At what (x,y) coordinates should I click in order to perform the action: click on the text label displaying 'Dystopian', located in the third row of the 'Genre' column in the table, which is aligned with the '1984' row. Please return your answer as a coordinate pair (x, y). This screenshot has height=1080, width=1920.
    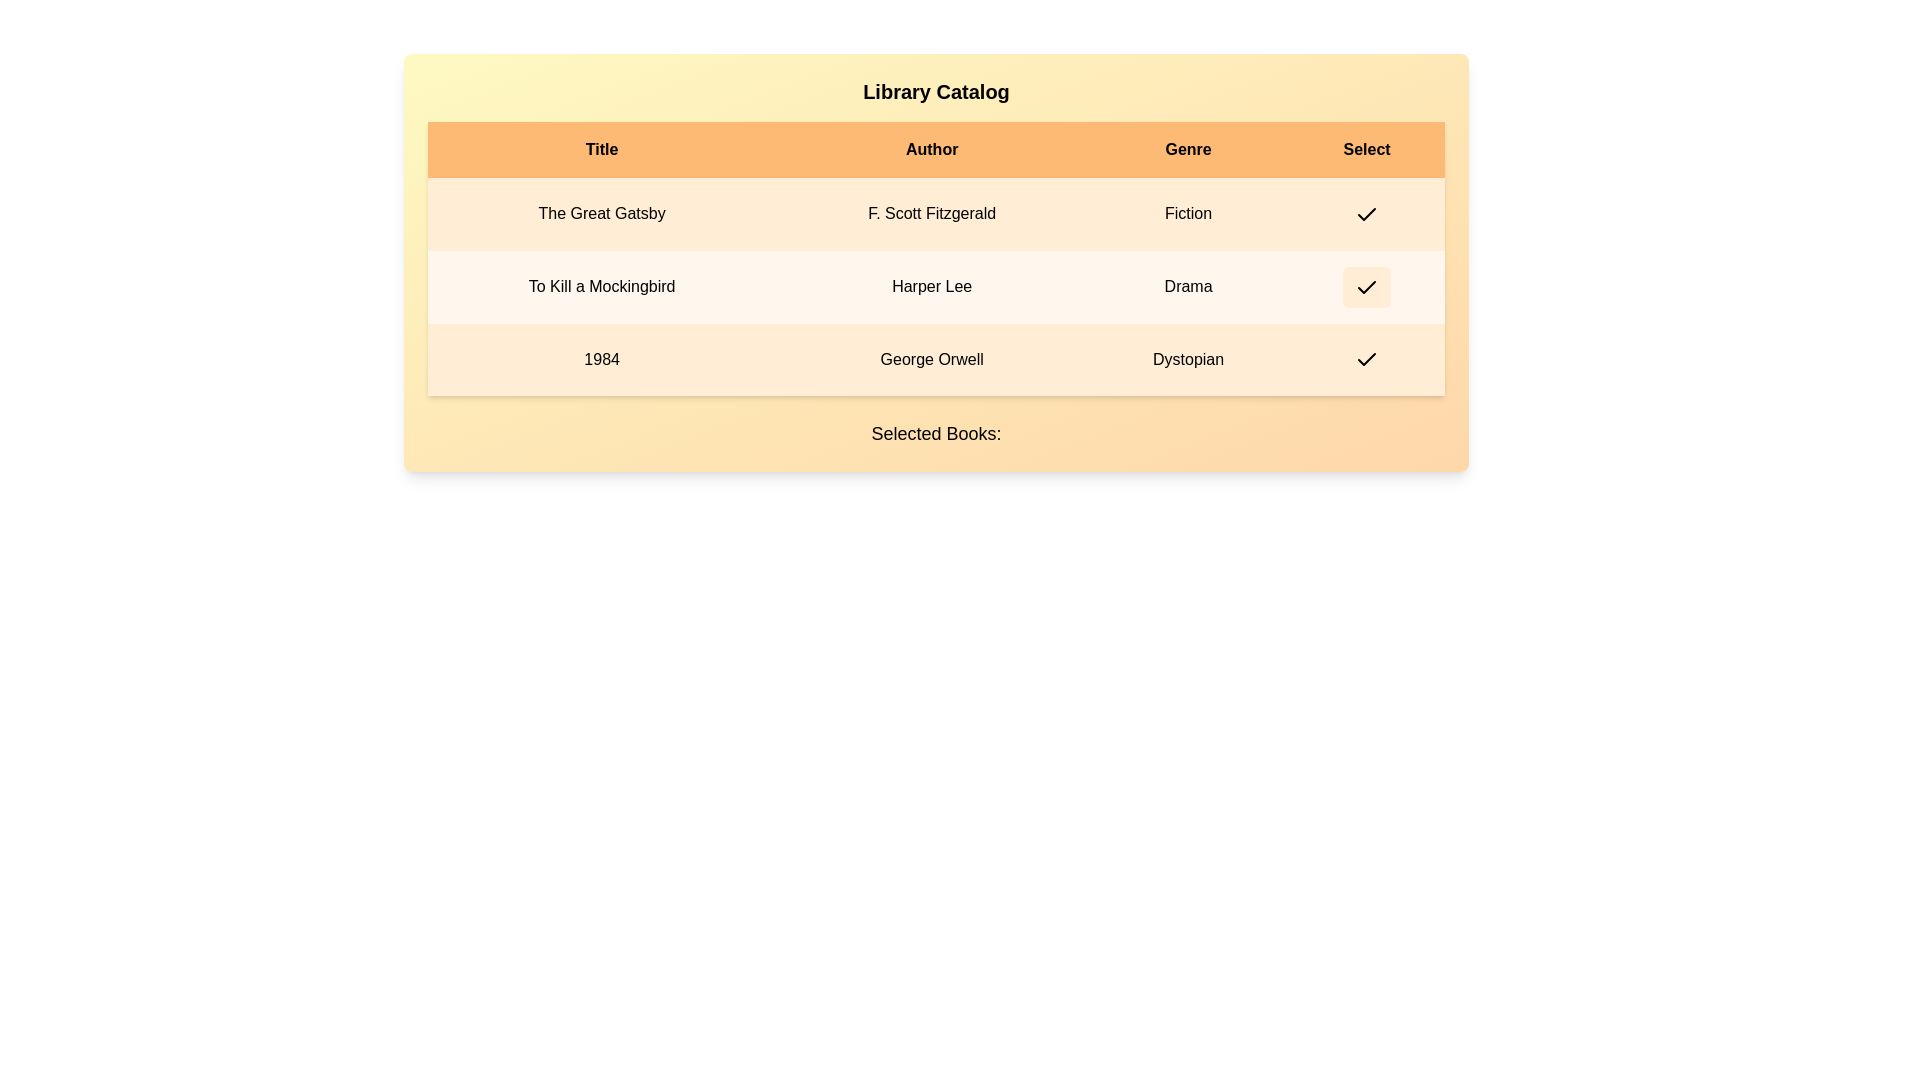
    Looking at the image, I should click on (1188, 358).